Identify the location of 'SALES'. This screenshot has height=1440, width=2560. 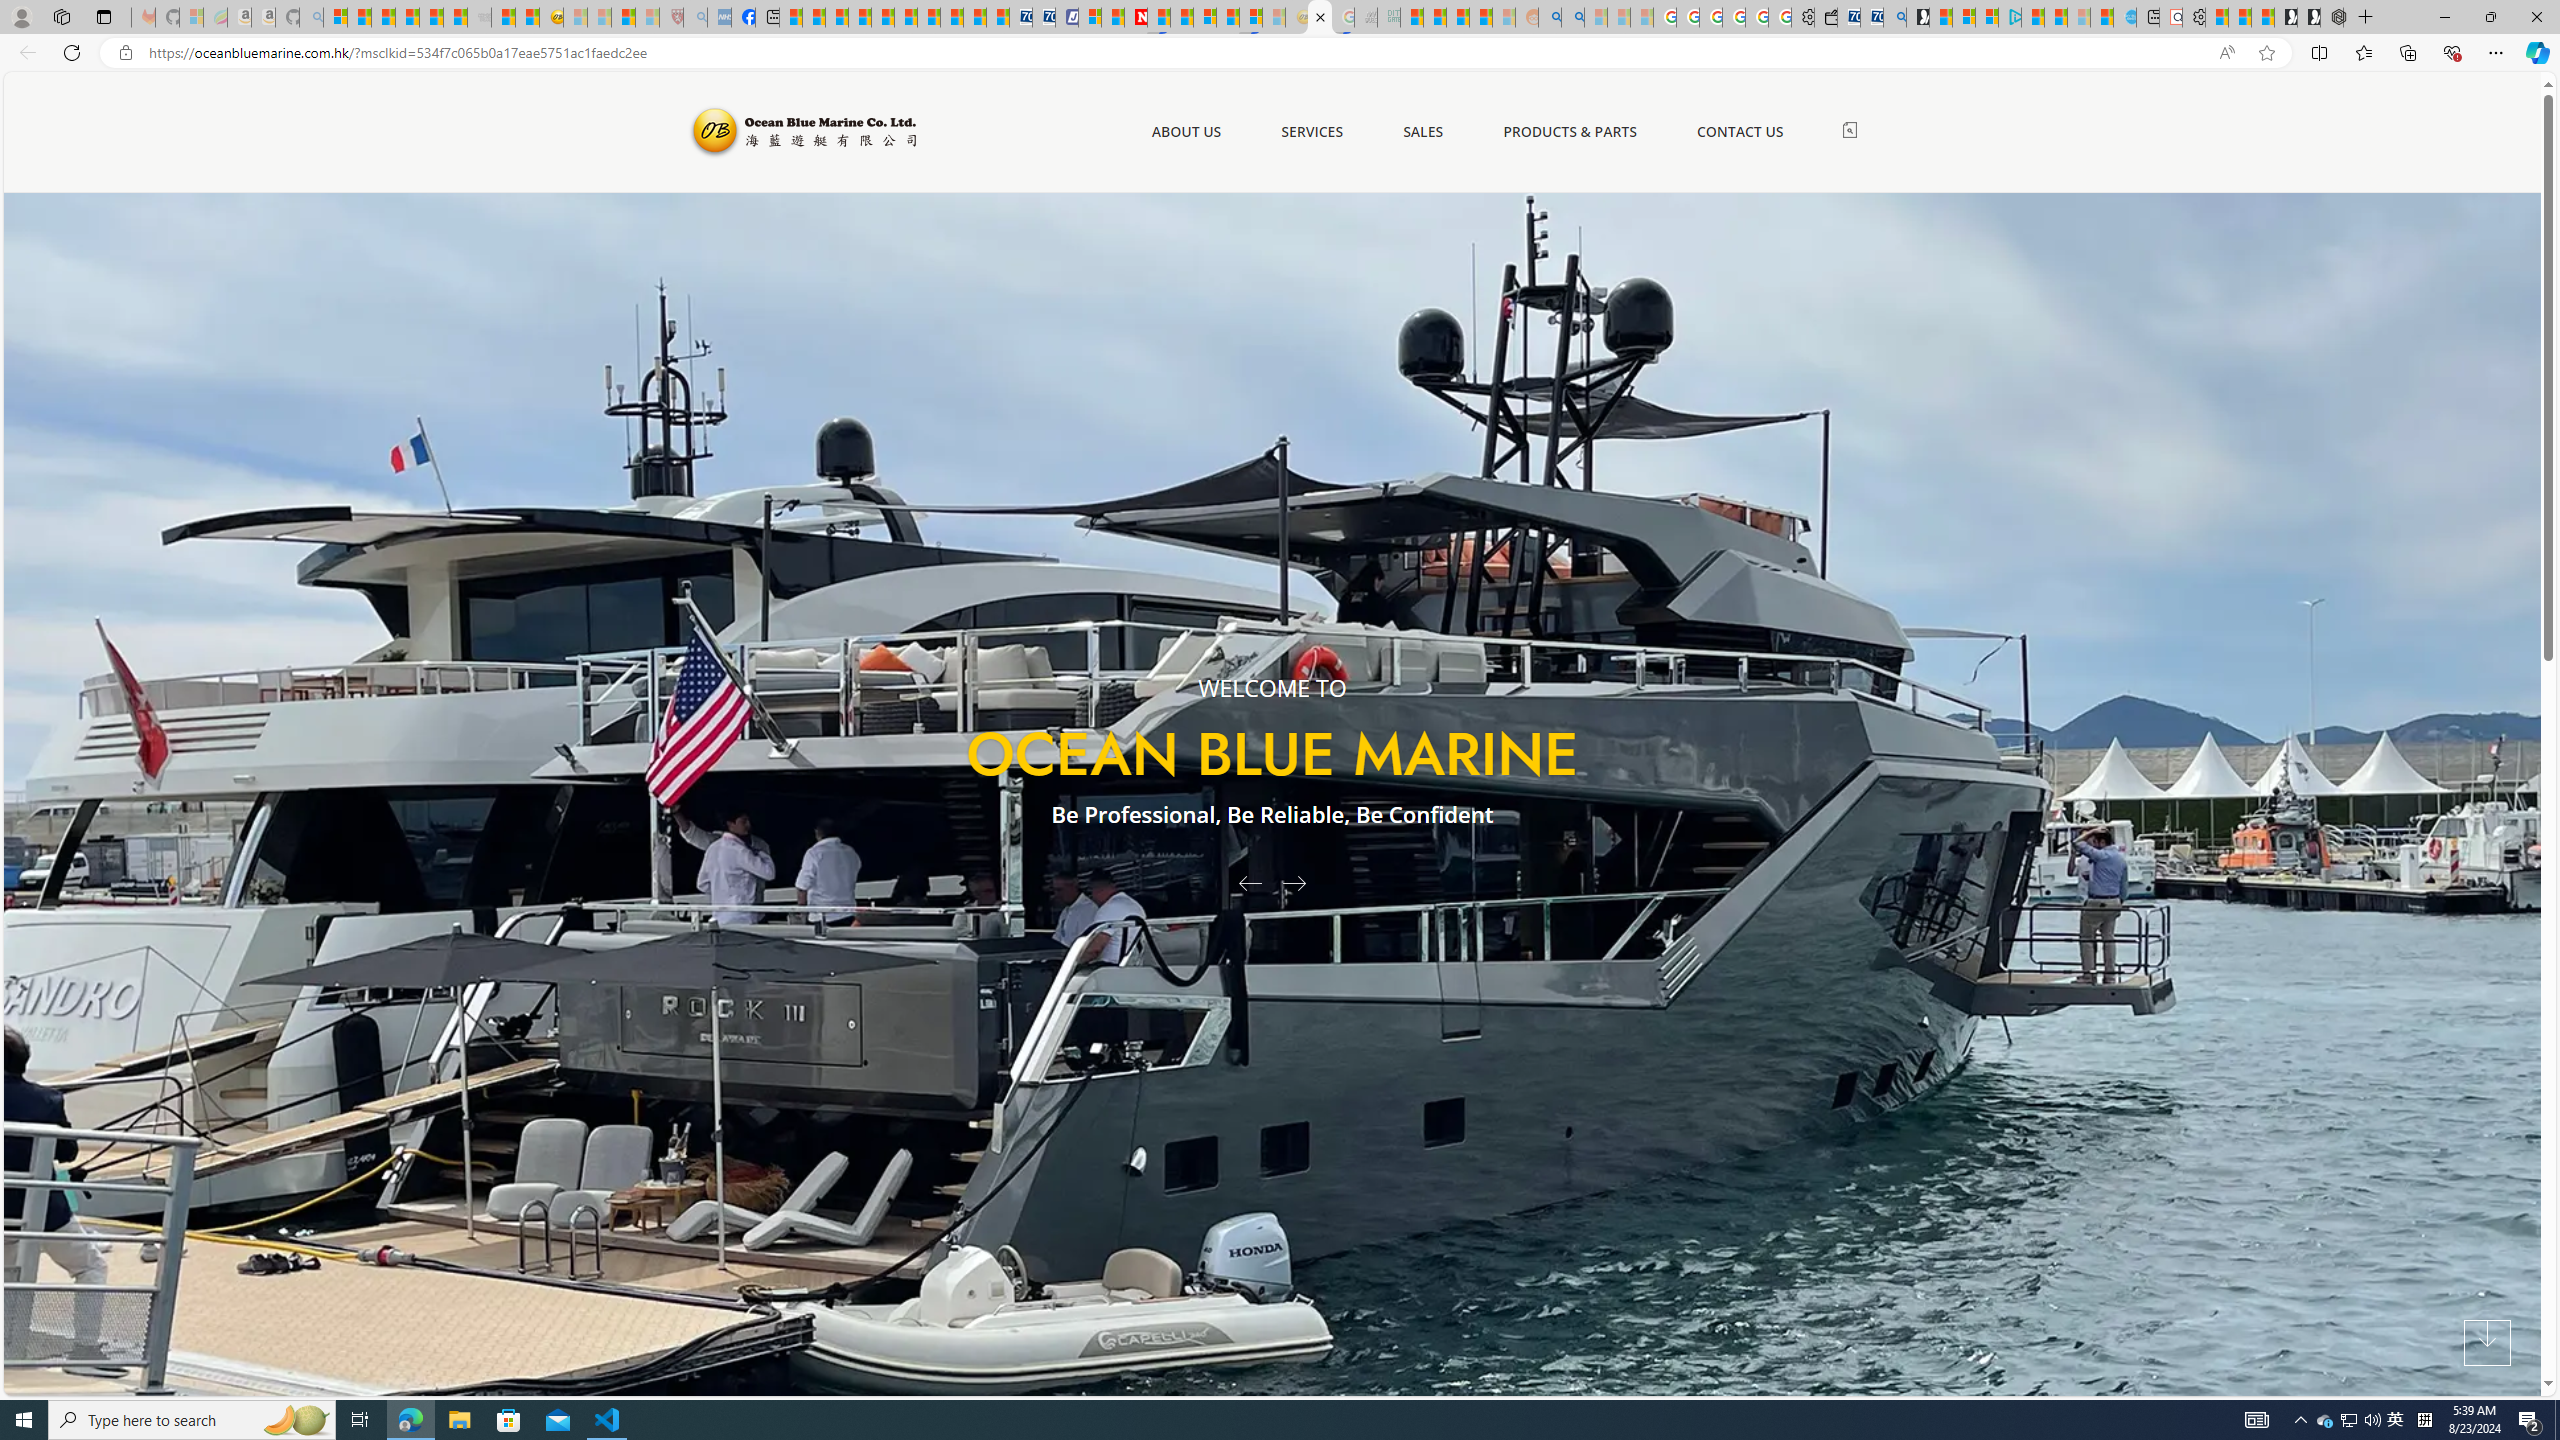
(1422, 131).